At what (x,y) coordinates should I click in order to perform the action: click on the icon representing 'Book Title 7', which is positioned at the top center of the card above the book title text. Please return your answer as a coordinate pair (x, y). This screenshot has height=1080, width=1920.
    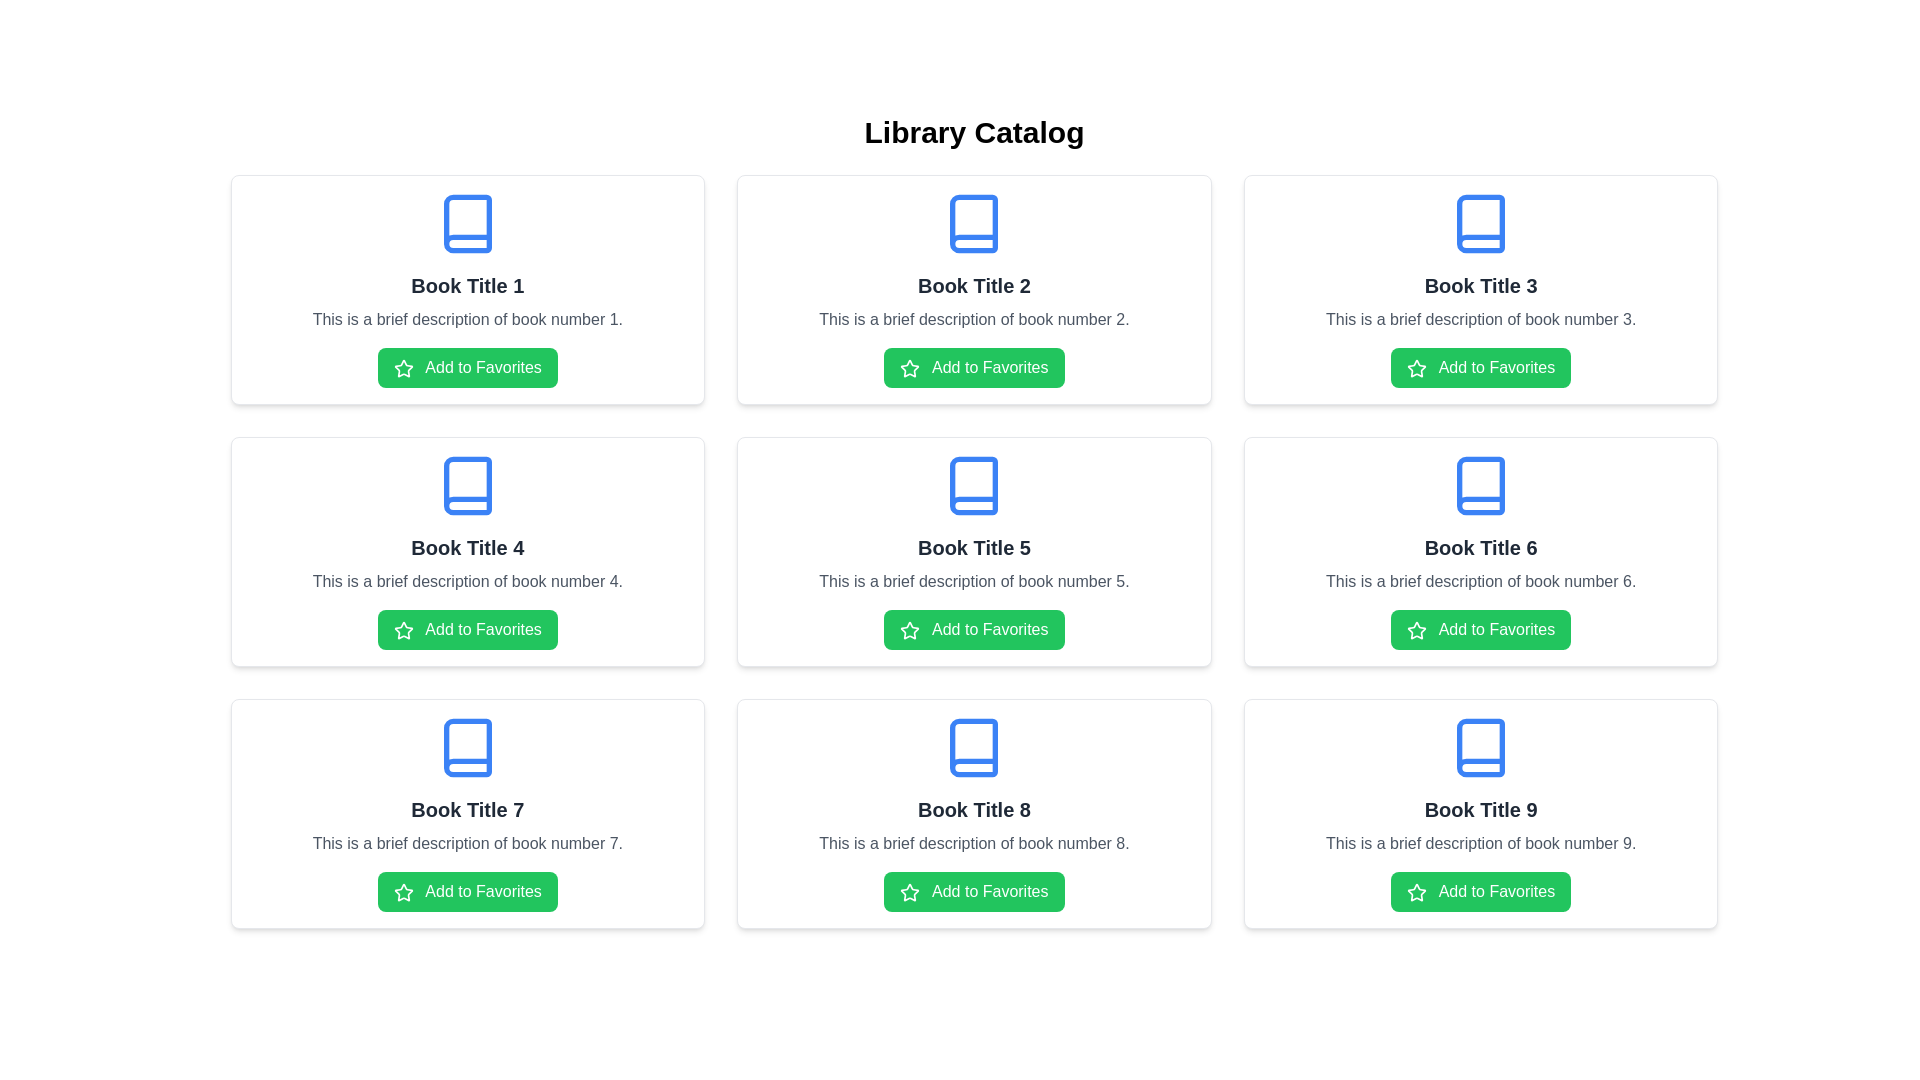
    Looking at the image, I should click on (466, 748).